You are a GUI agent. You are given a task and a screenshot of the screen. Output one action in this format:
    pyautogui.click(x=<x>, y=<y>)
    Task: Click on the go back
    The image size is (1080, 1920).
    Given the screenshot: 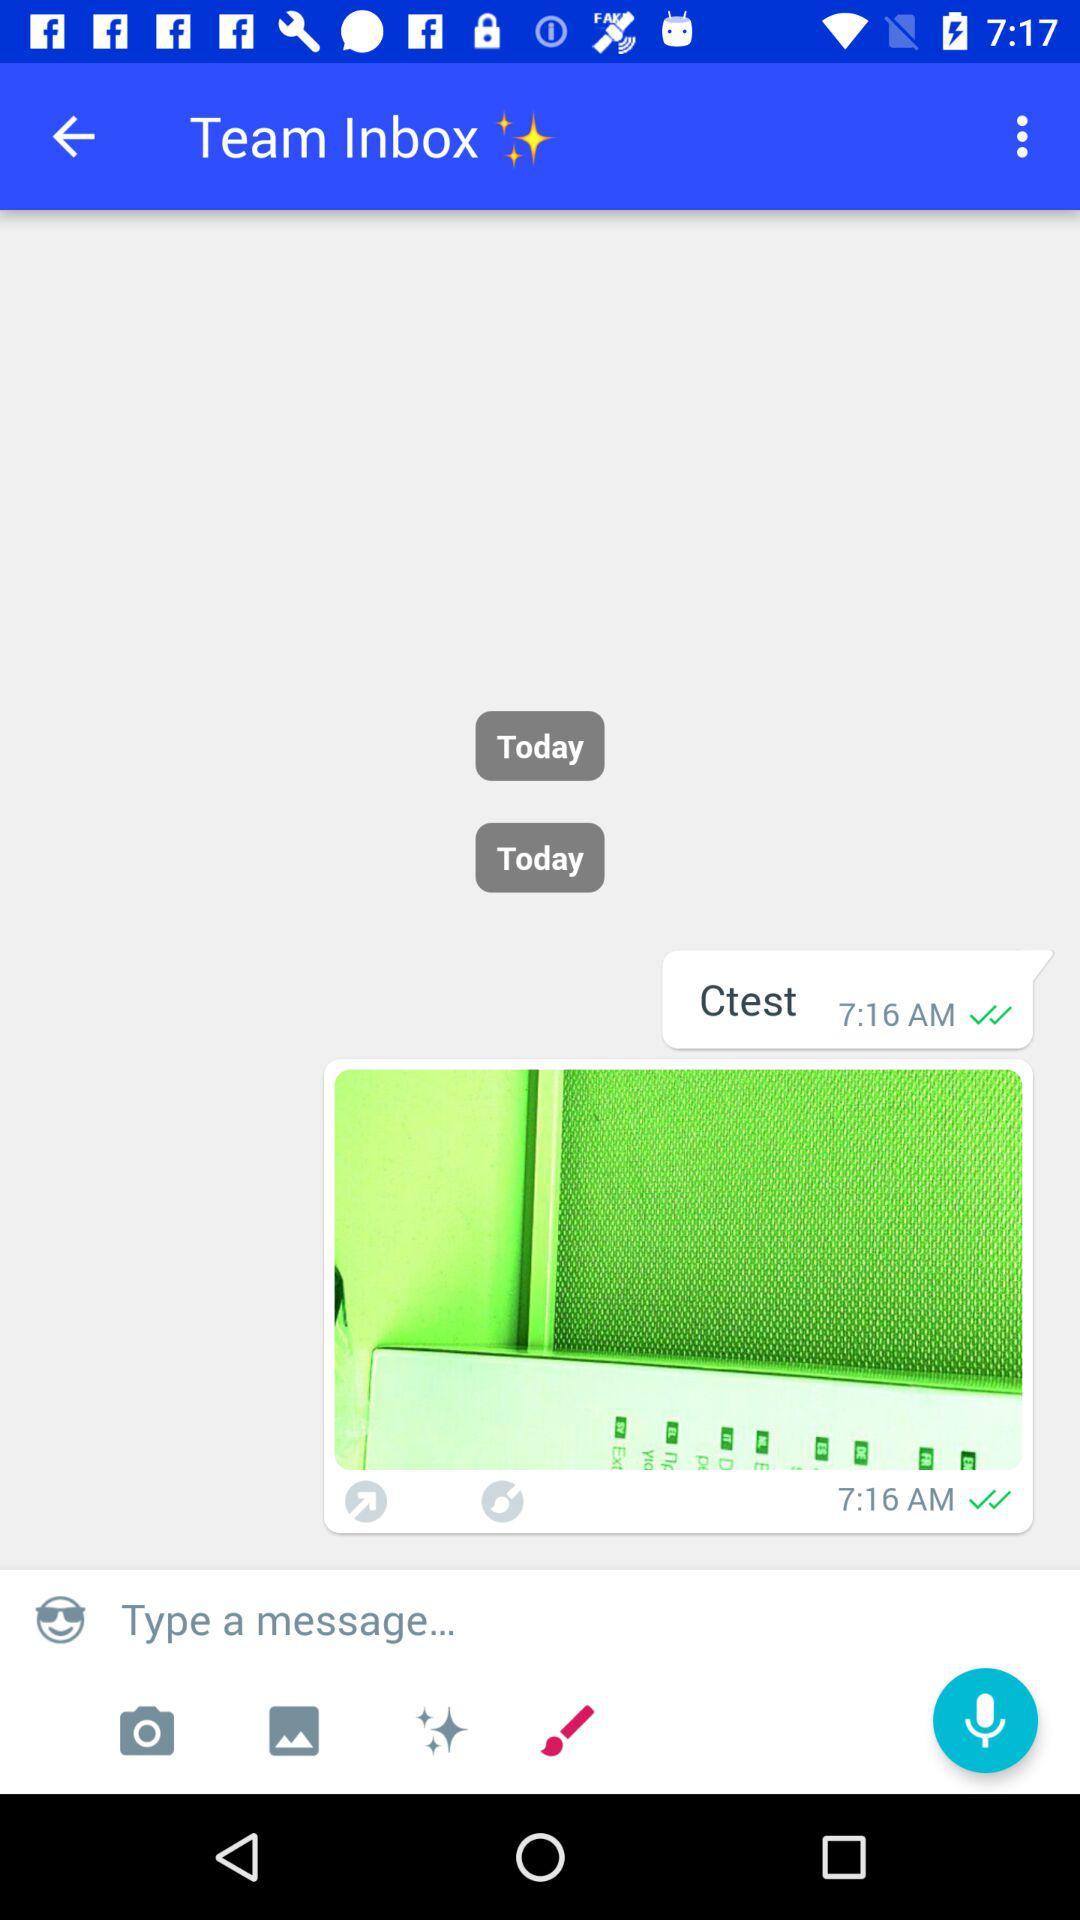 What is the action you would take?
    pyautogui.click(x=72, y=135)
    